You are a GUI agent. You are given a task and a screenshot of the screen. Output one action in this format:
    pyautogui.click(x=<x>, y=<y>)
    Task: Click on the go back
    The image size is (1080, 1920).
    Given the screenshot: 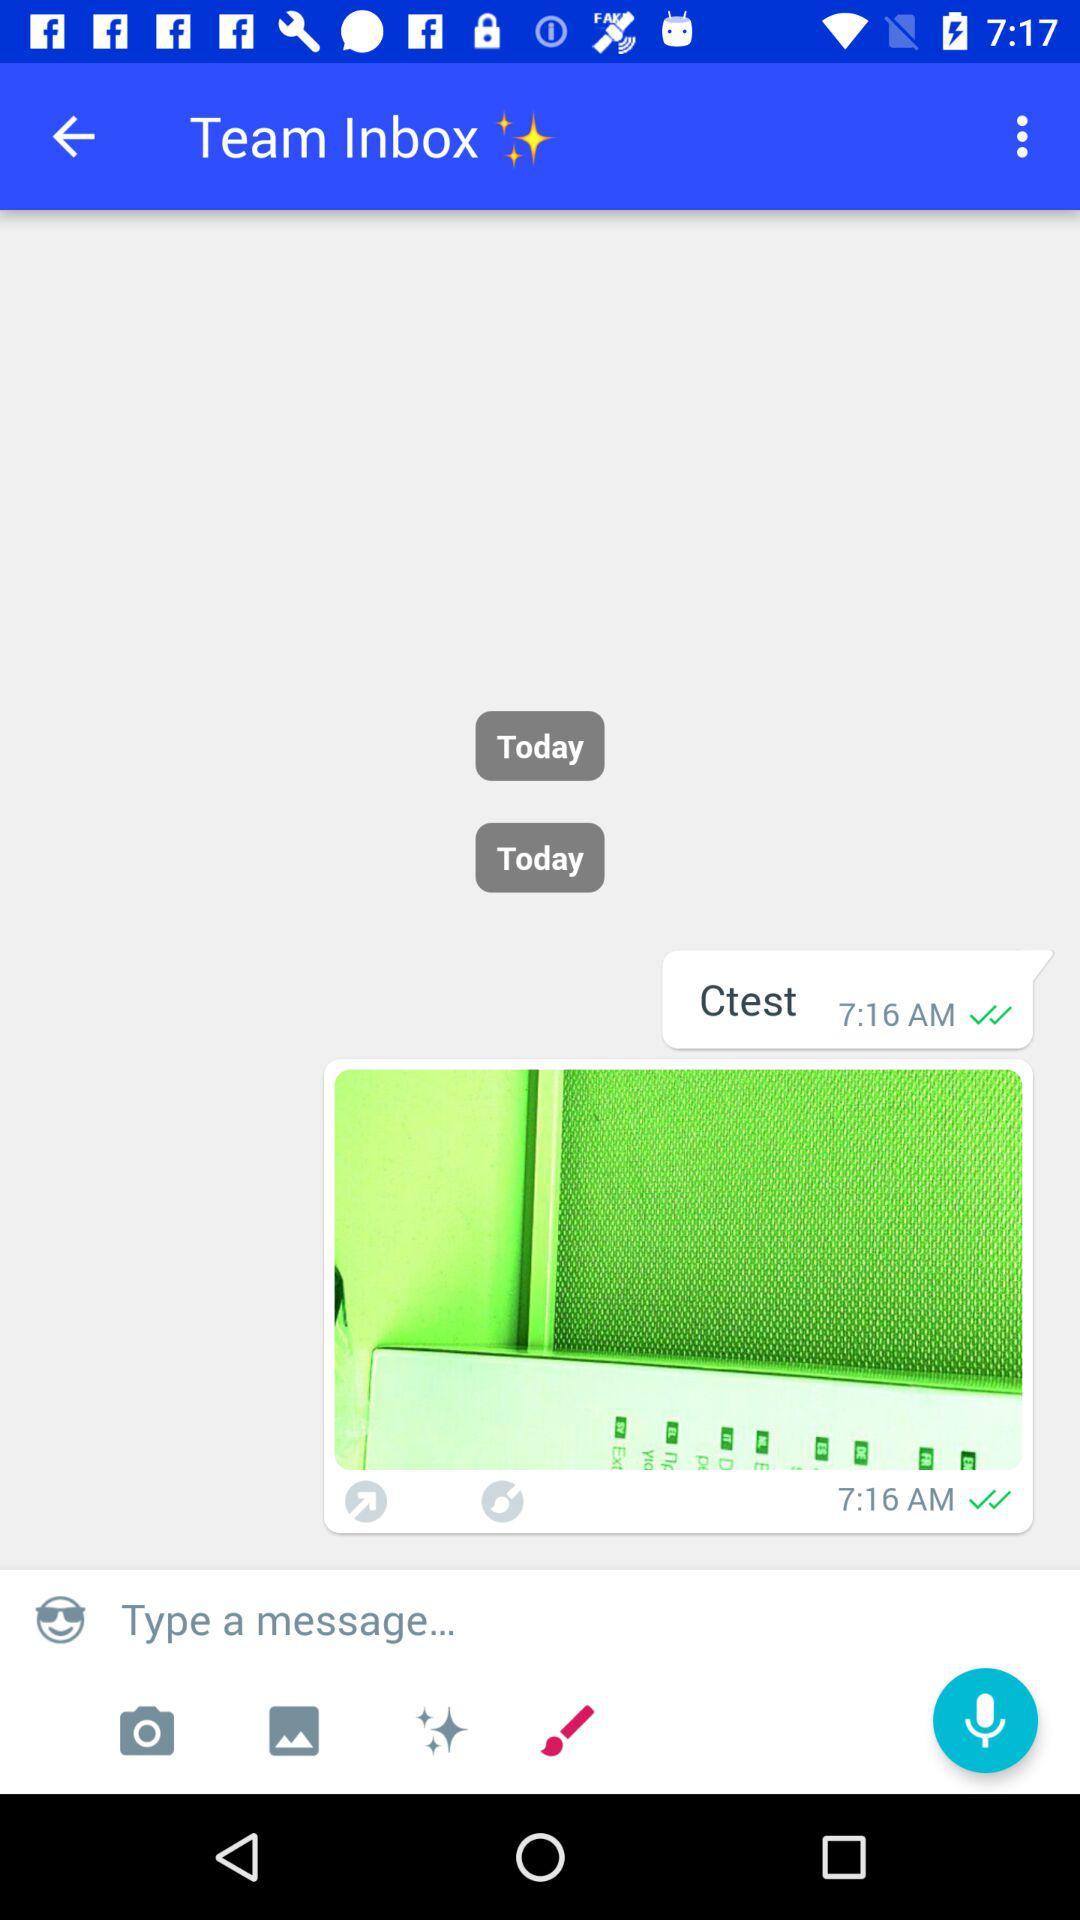 What is the action you would take?
    pyautogui.click(x=72, y=135)
    